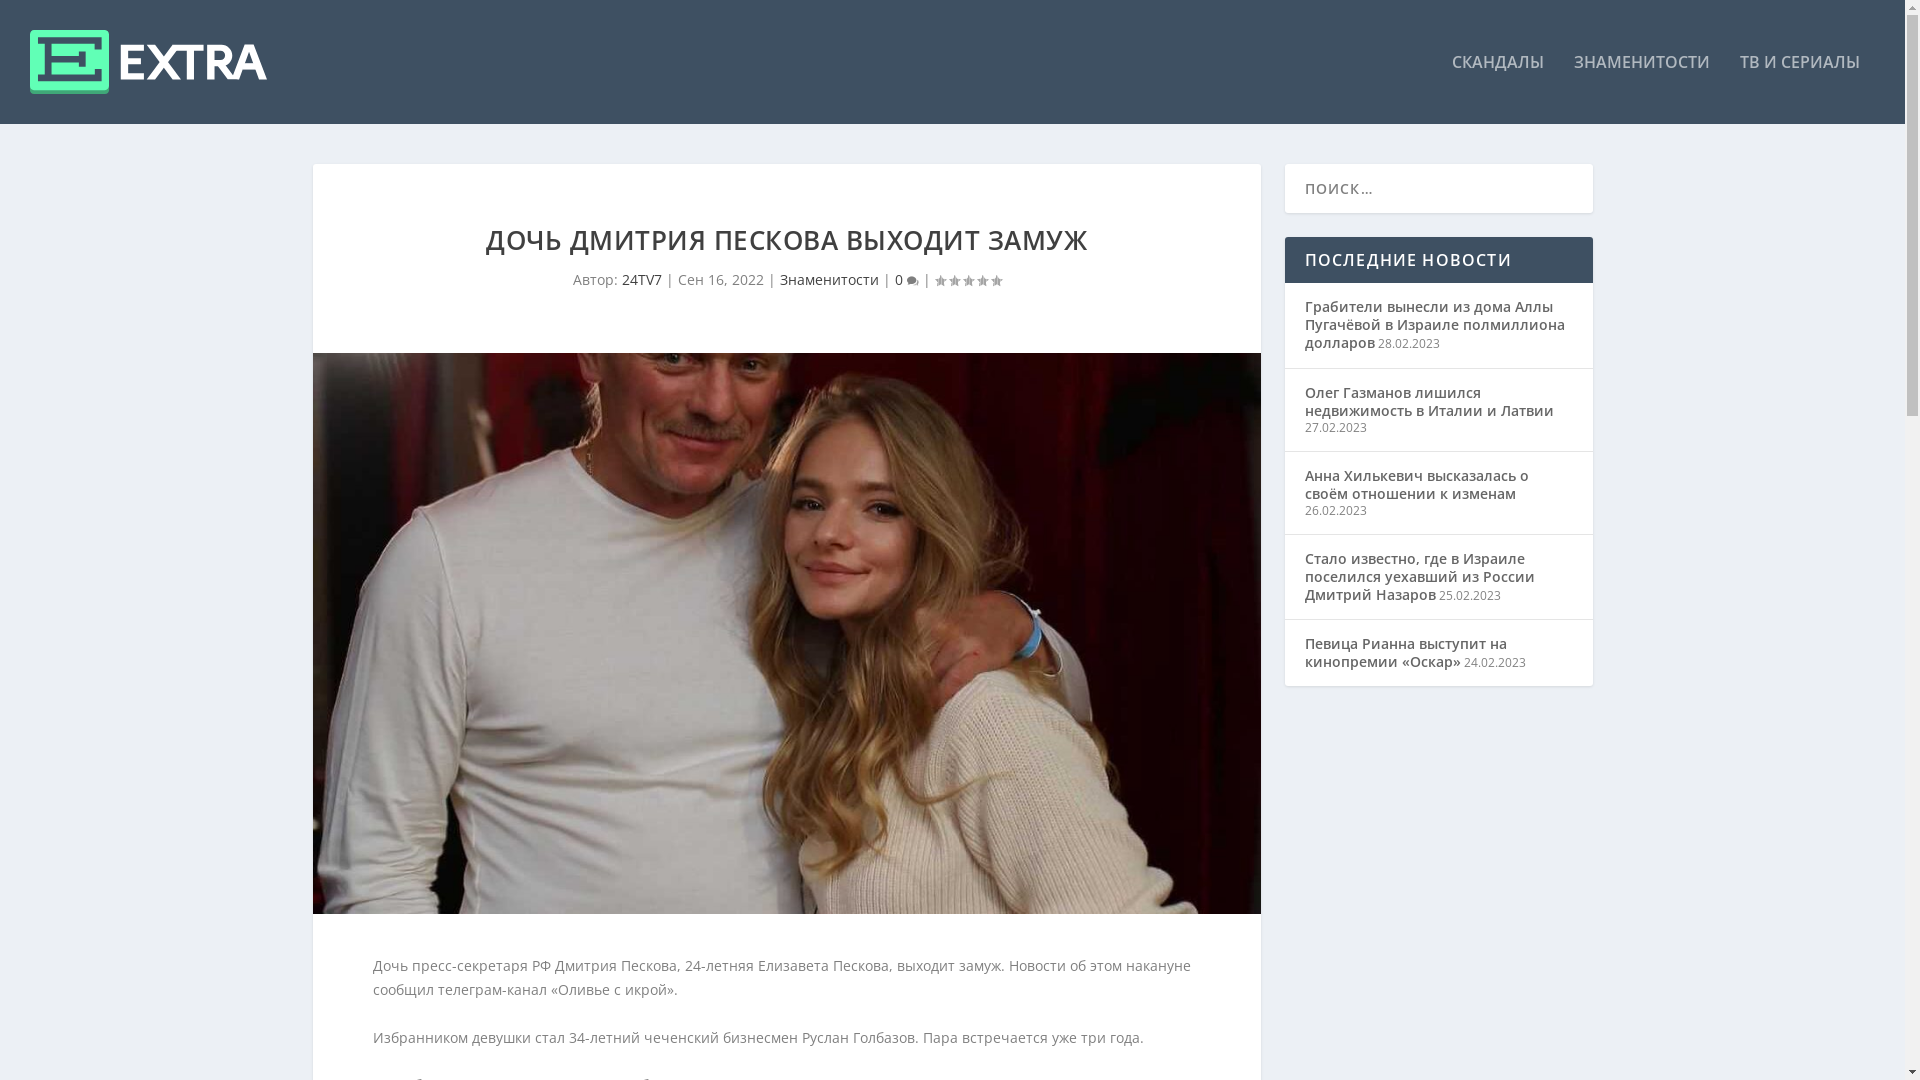  What do you see at coordinates (642, 279) in the screenshot?
I see `'24TV7'` at bounding box center [642, 279].